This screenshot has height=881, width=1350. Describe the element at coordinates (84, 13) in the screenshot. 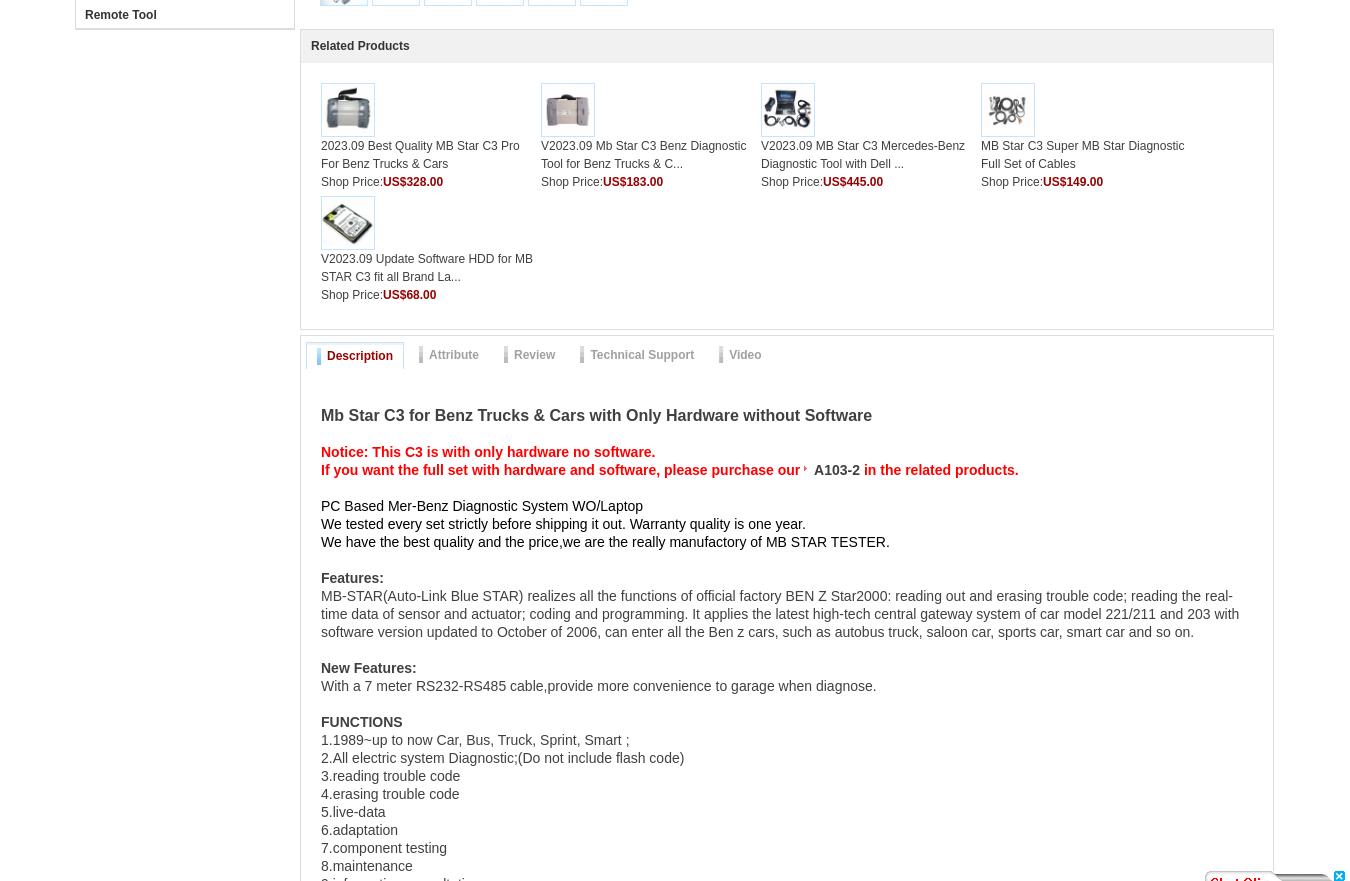

I see `'Remote Tool'` at that location.